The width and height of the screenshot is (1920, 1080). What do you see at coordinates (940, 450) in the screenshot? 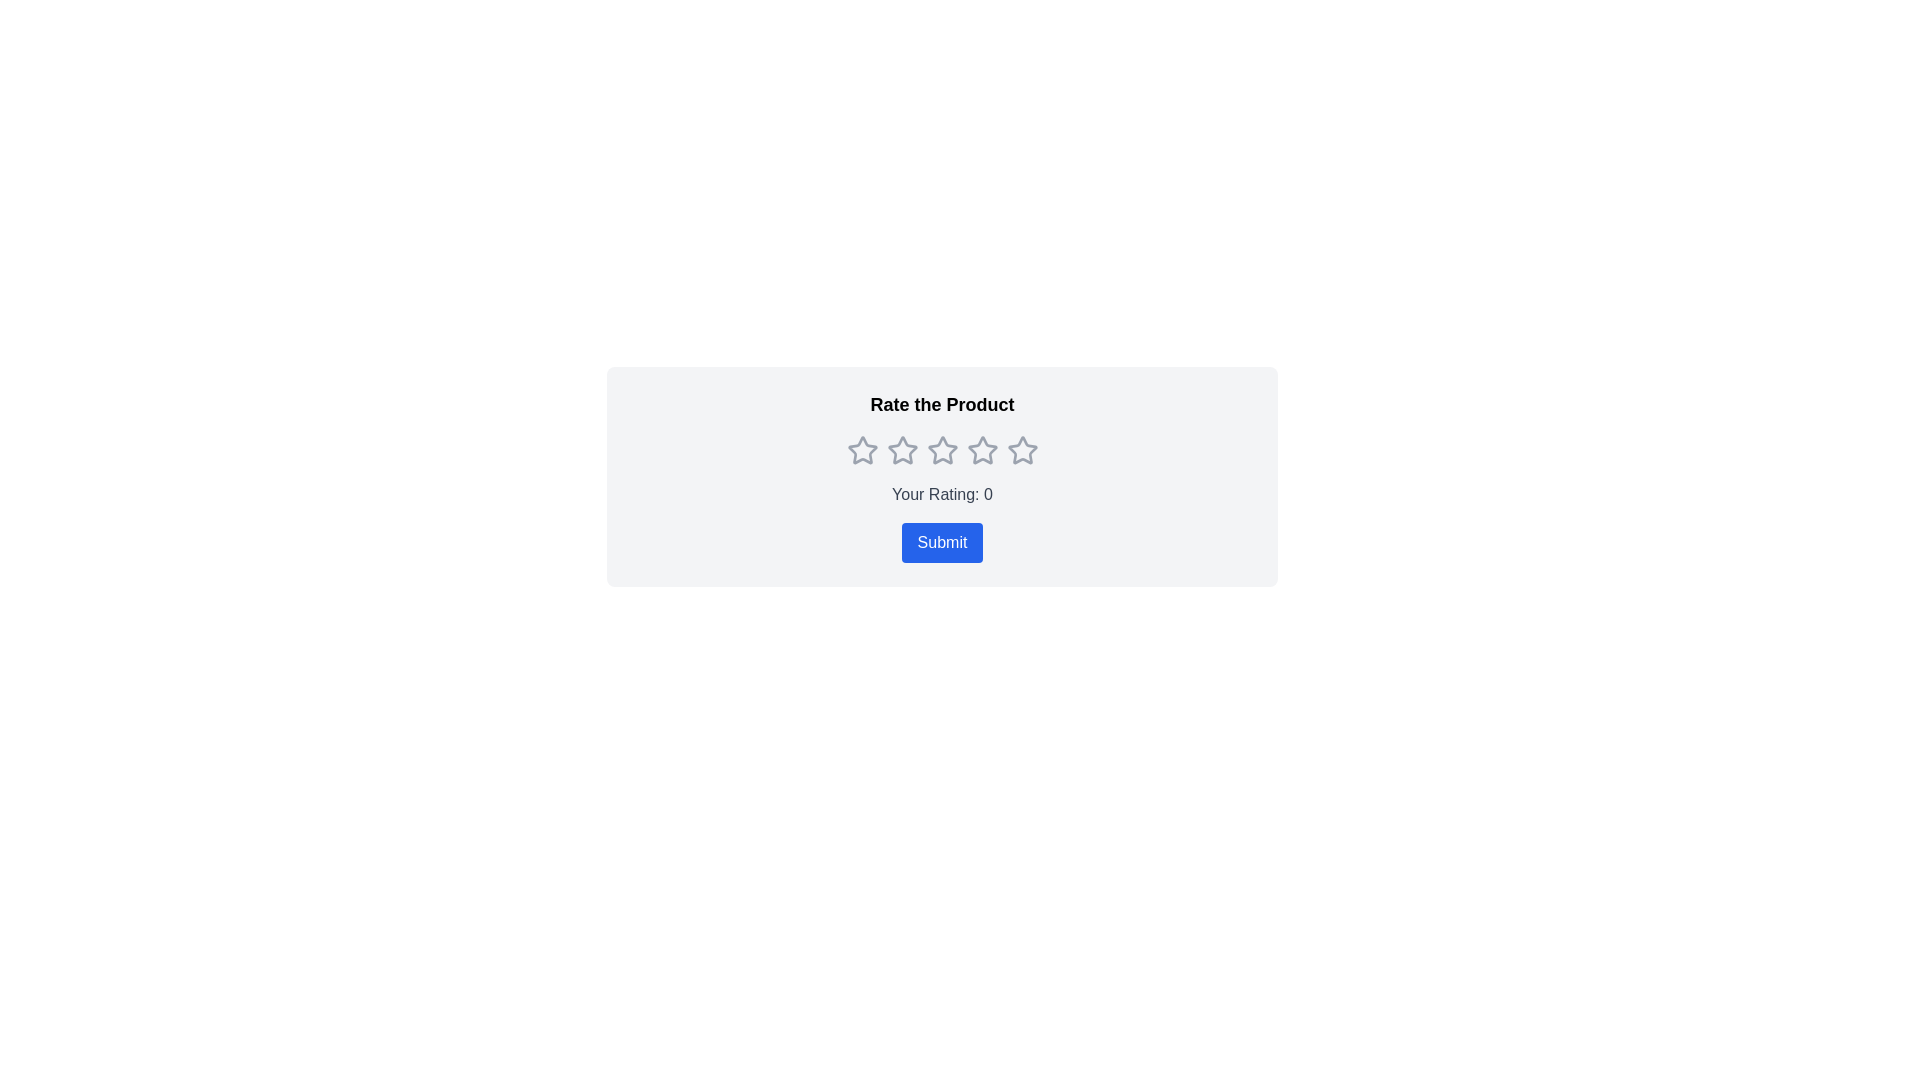
I see `the second interactive rating star icon` at bounding box center [940, 450].